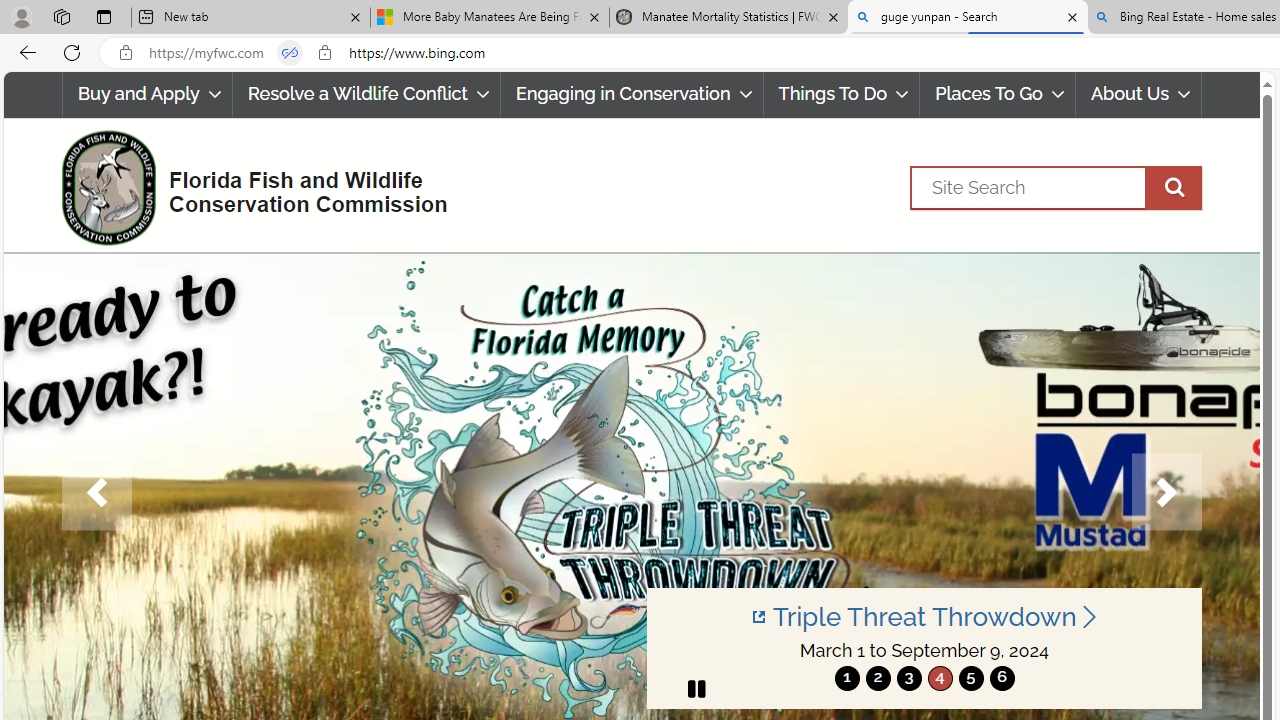  I want to click on '6', so click(1002, 677).